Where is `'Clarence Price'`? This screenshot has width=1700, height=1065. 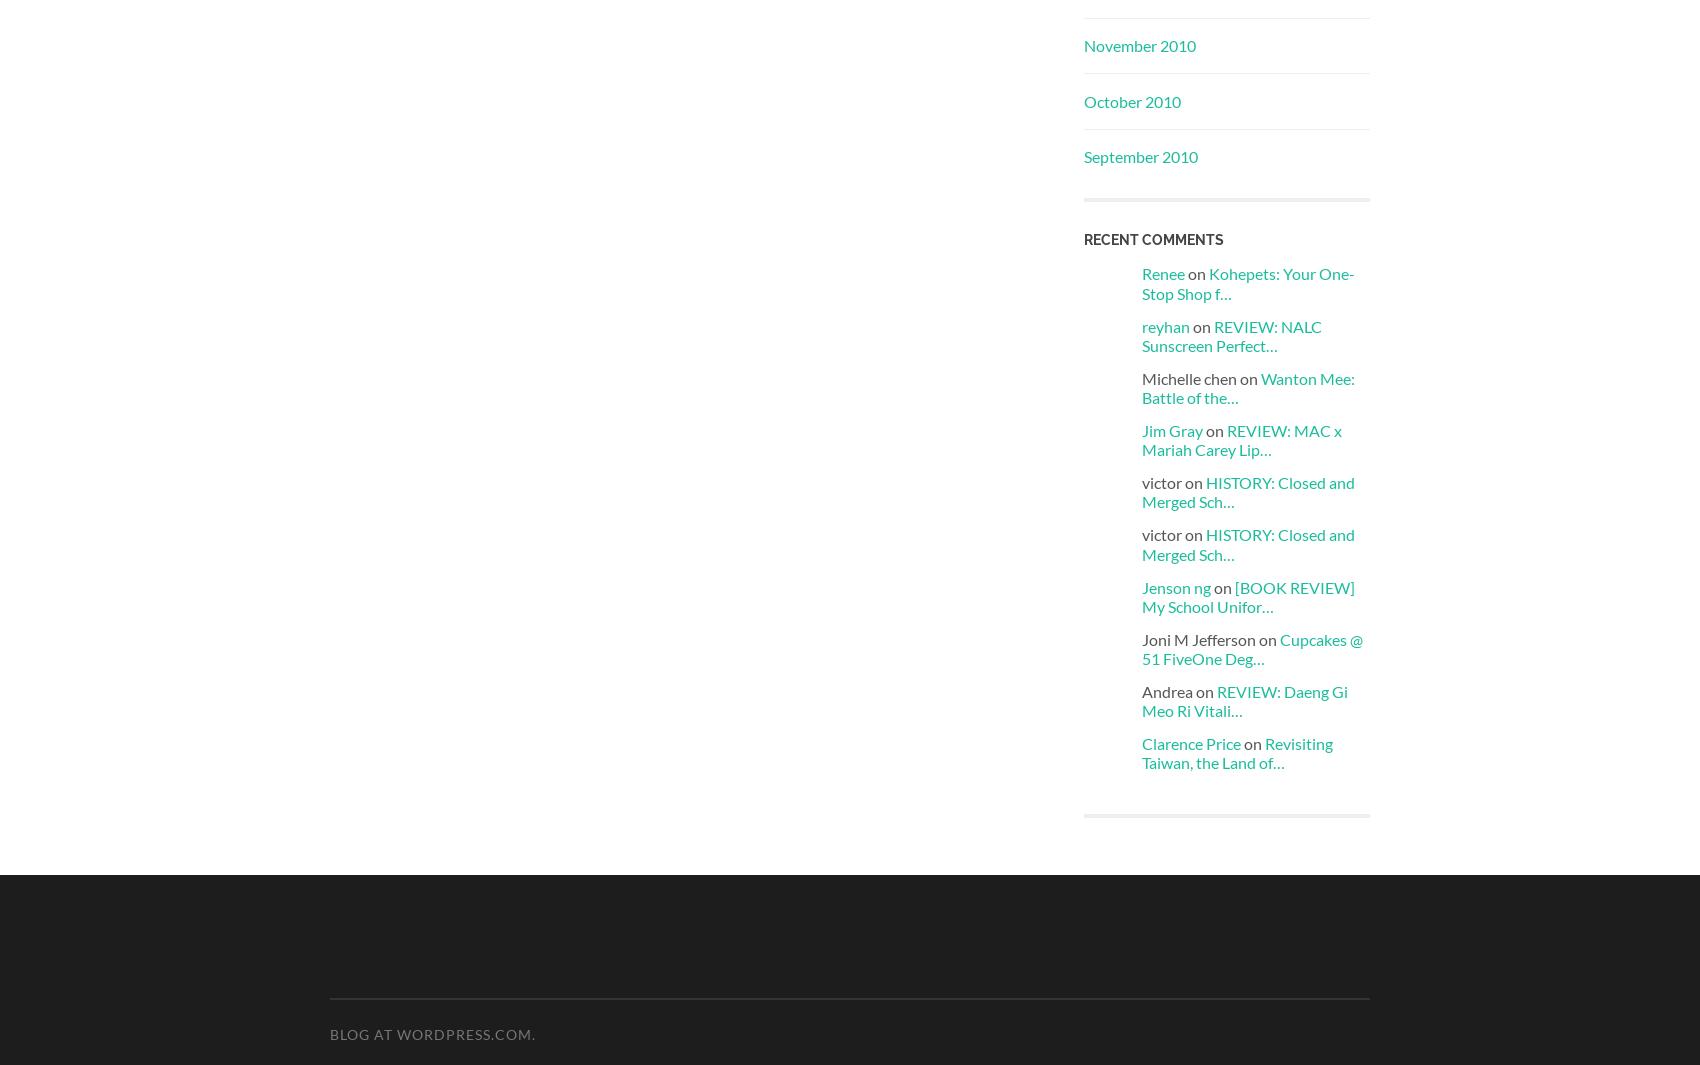
'Clarence Price' is located at coordinates (1142, 743).